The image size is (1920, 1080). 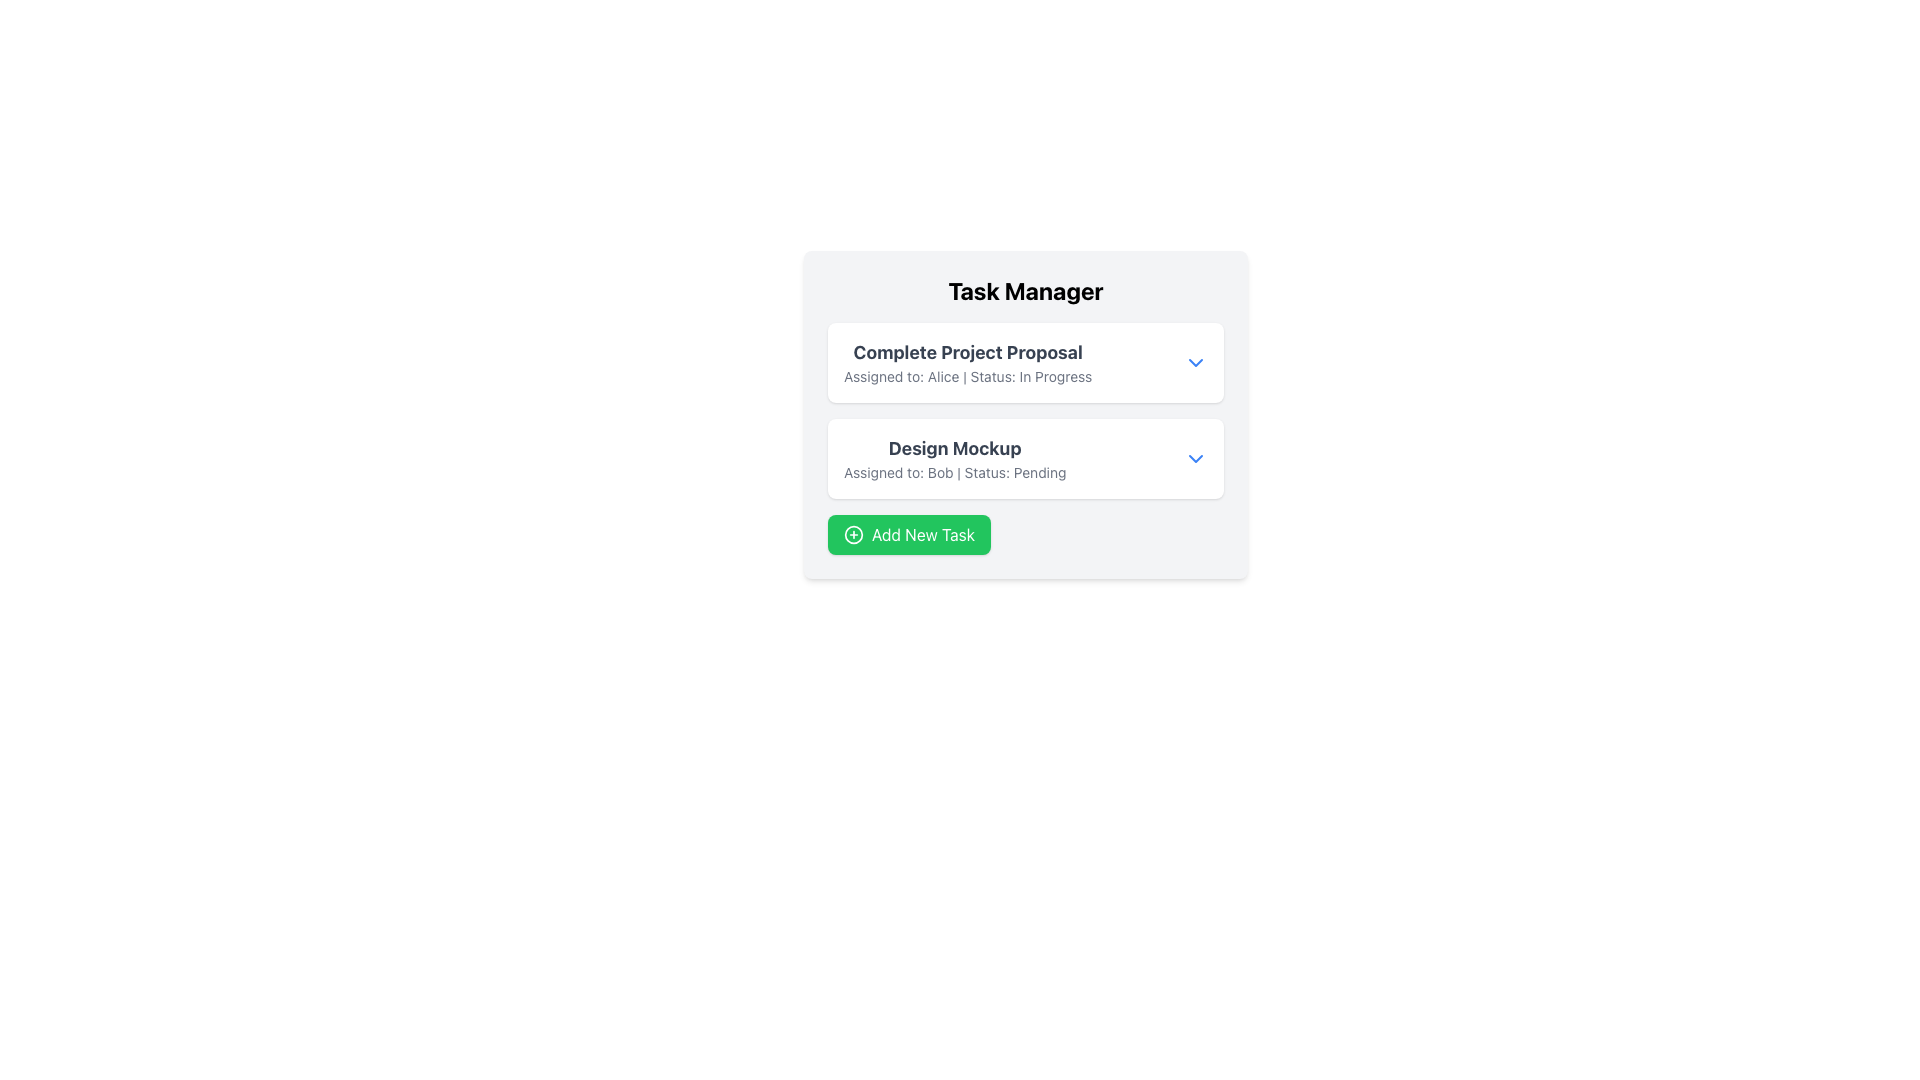 What do you see at coordinates (968, 352) in the screenshot?
I see `the bold text label 'Complete Project Proposal' located in the upper part of the card under the 'Task Manager' section` at bounding box center [968, 352].